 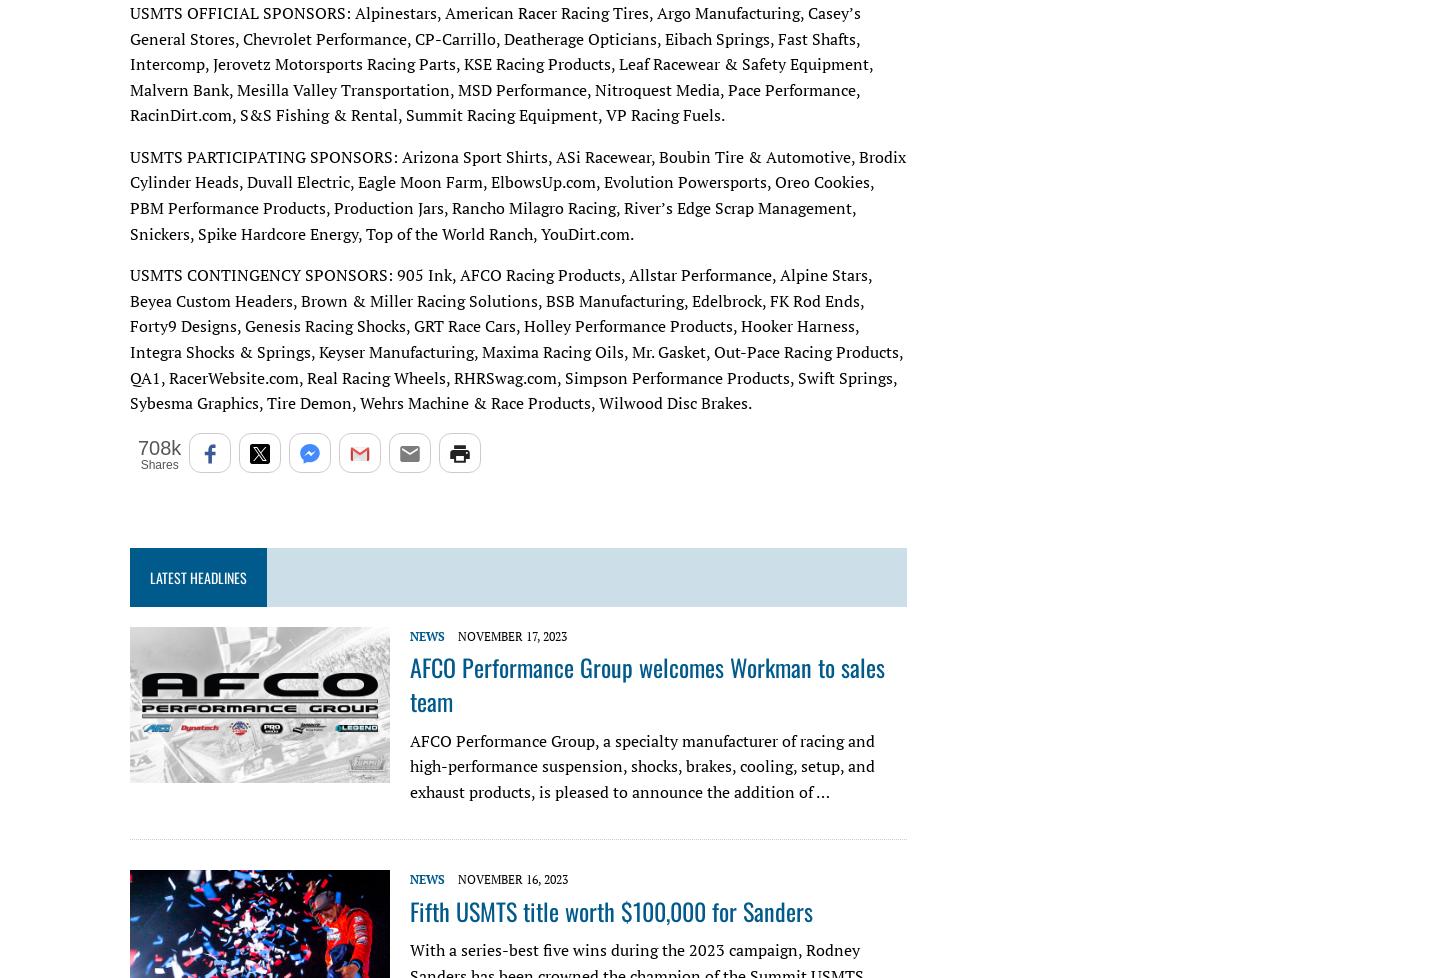 I want to click on '708k', so click(x=158, y=446).